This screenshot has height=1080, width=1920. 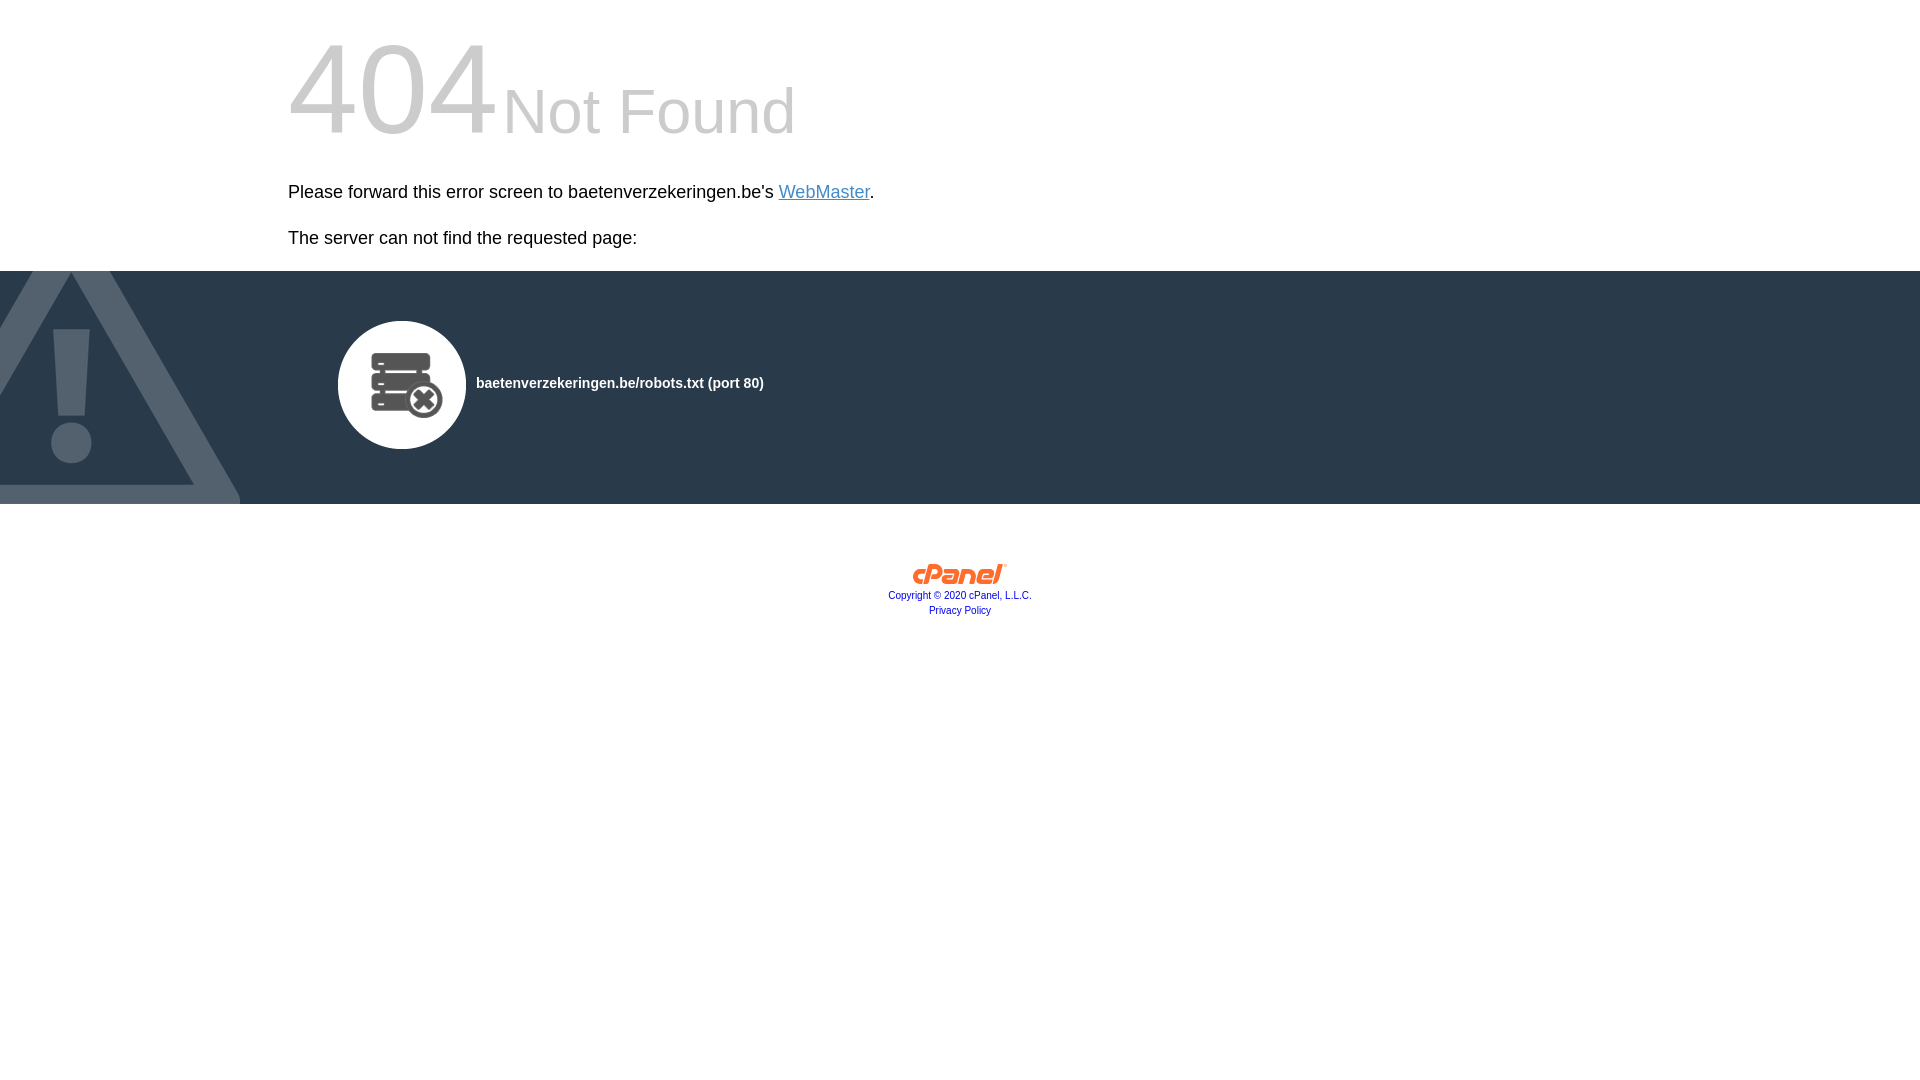 What do you see at coordinates (824, 192) in the screenshot?
I see `'WebMaster'` at bounding box center [824, 192].